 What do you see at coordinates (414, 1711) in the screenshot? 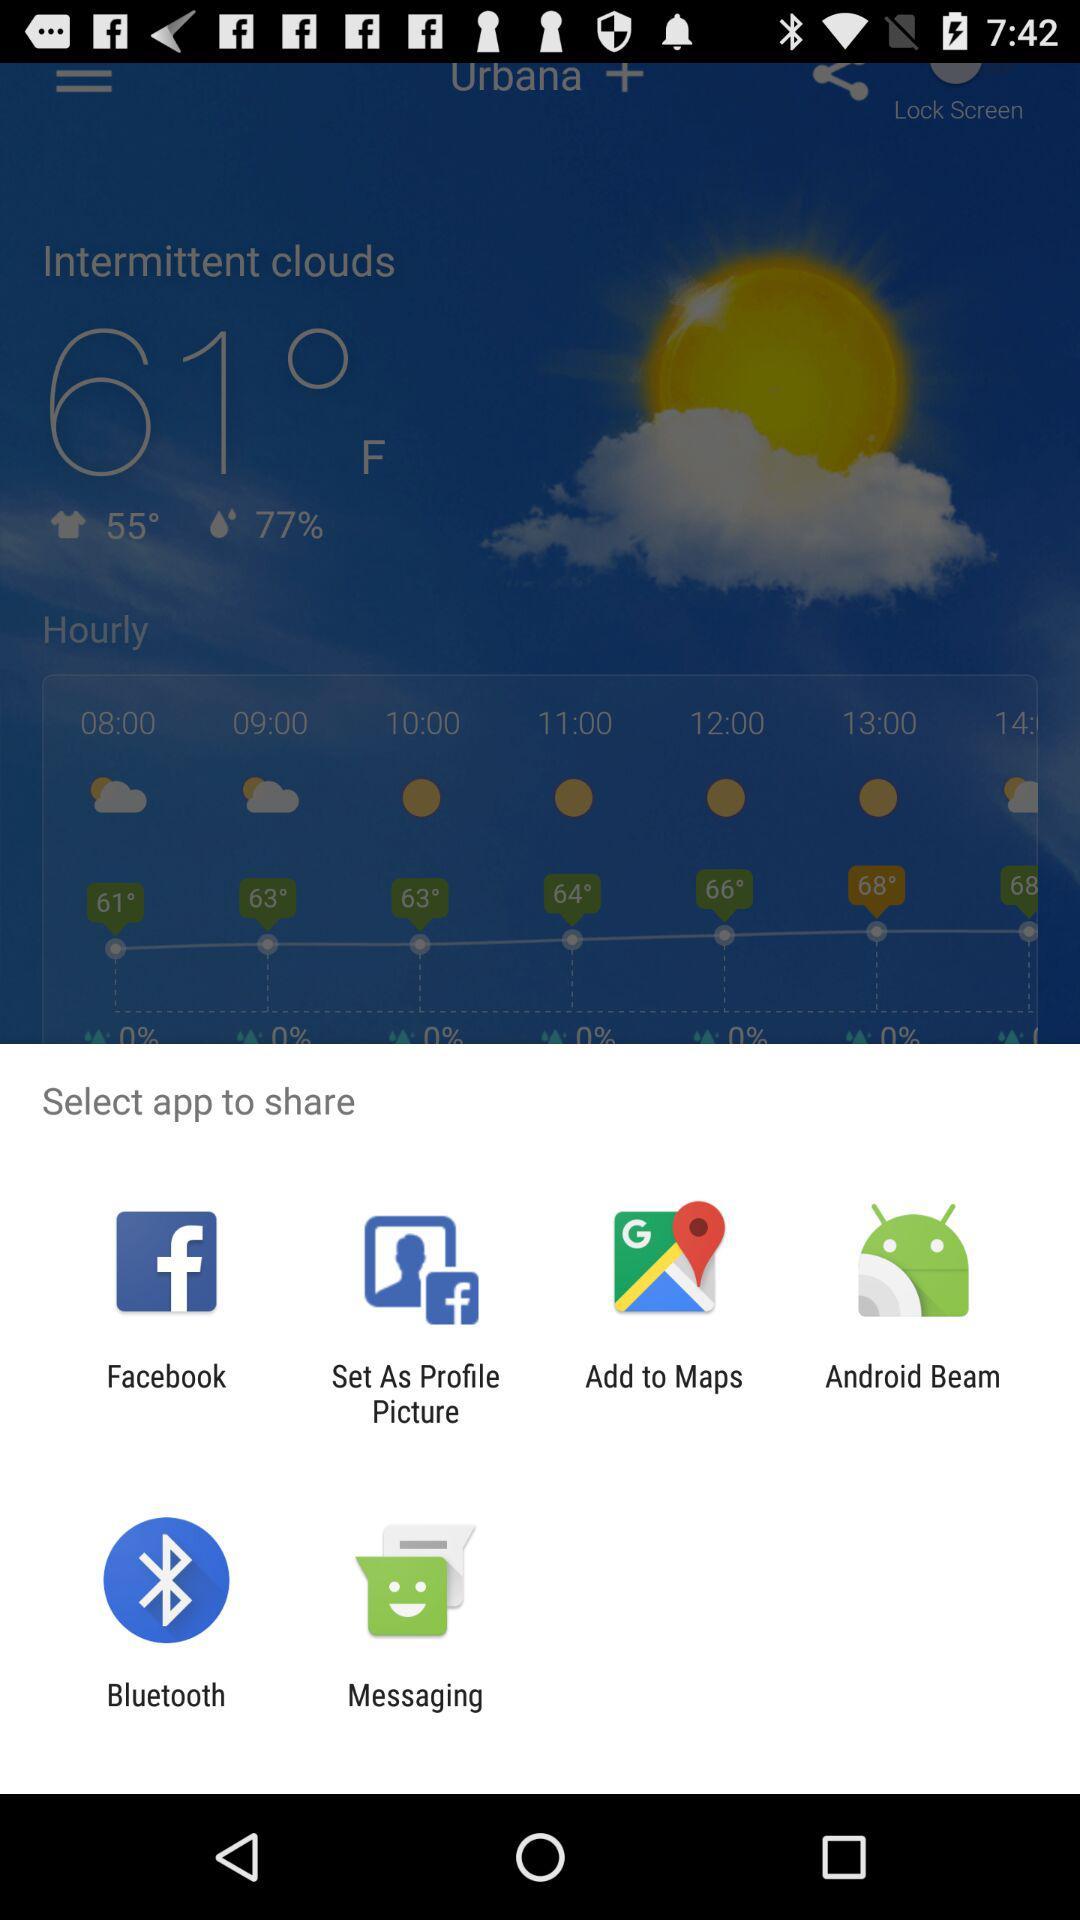
I see `the item to the right of the bluetooth item` at bounding box center [414, 1711].